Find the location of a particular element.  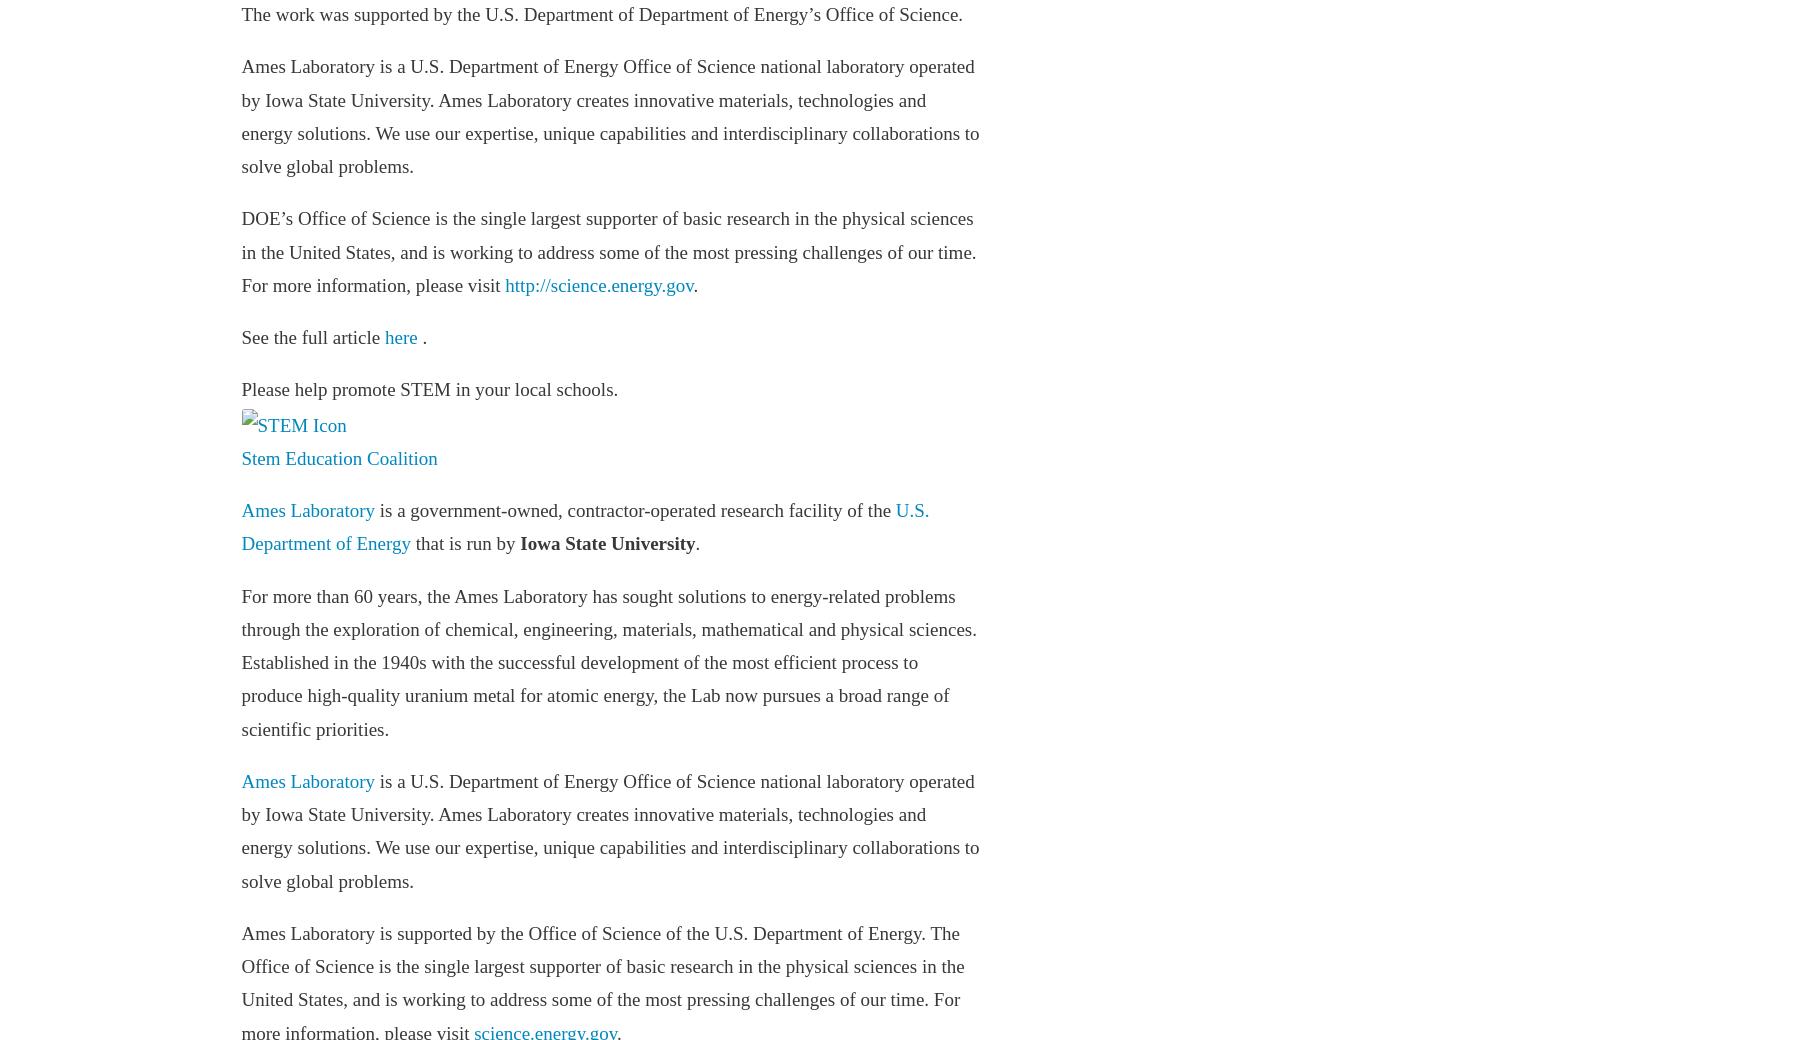

'here' is located at coordinates (401, 336).